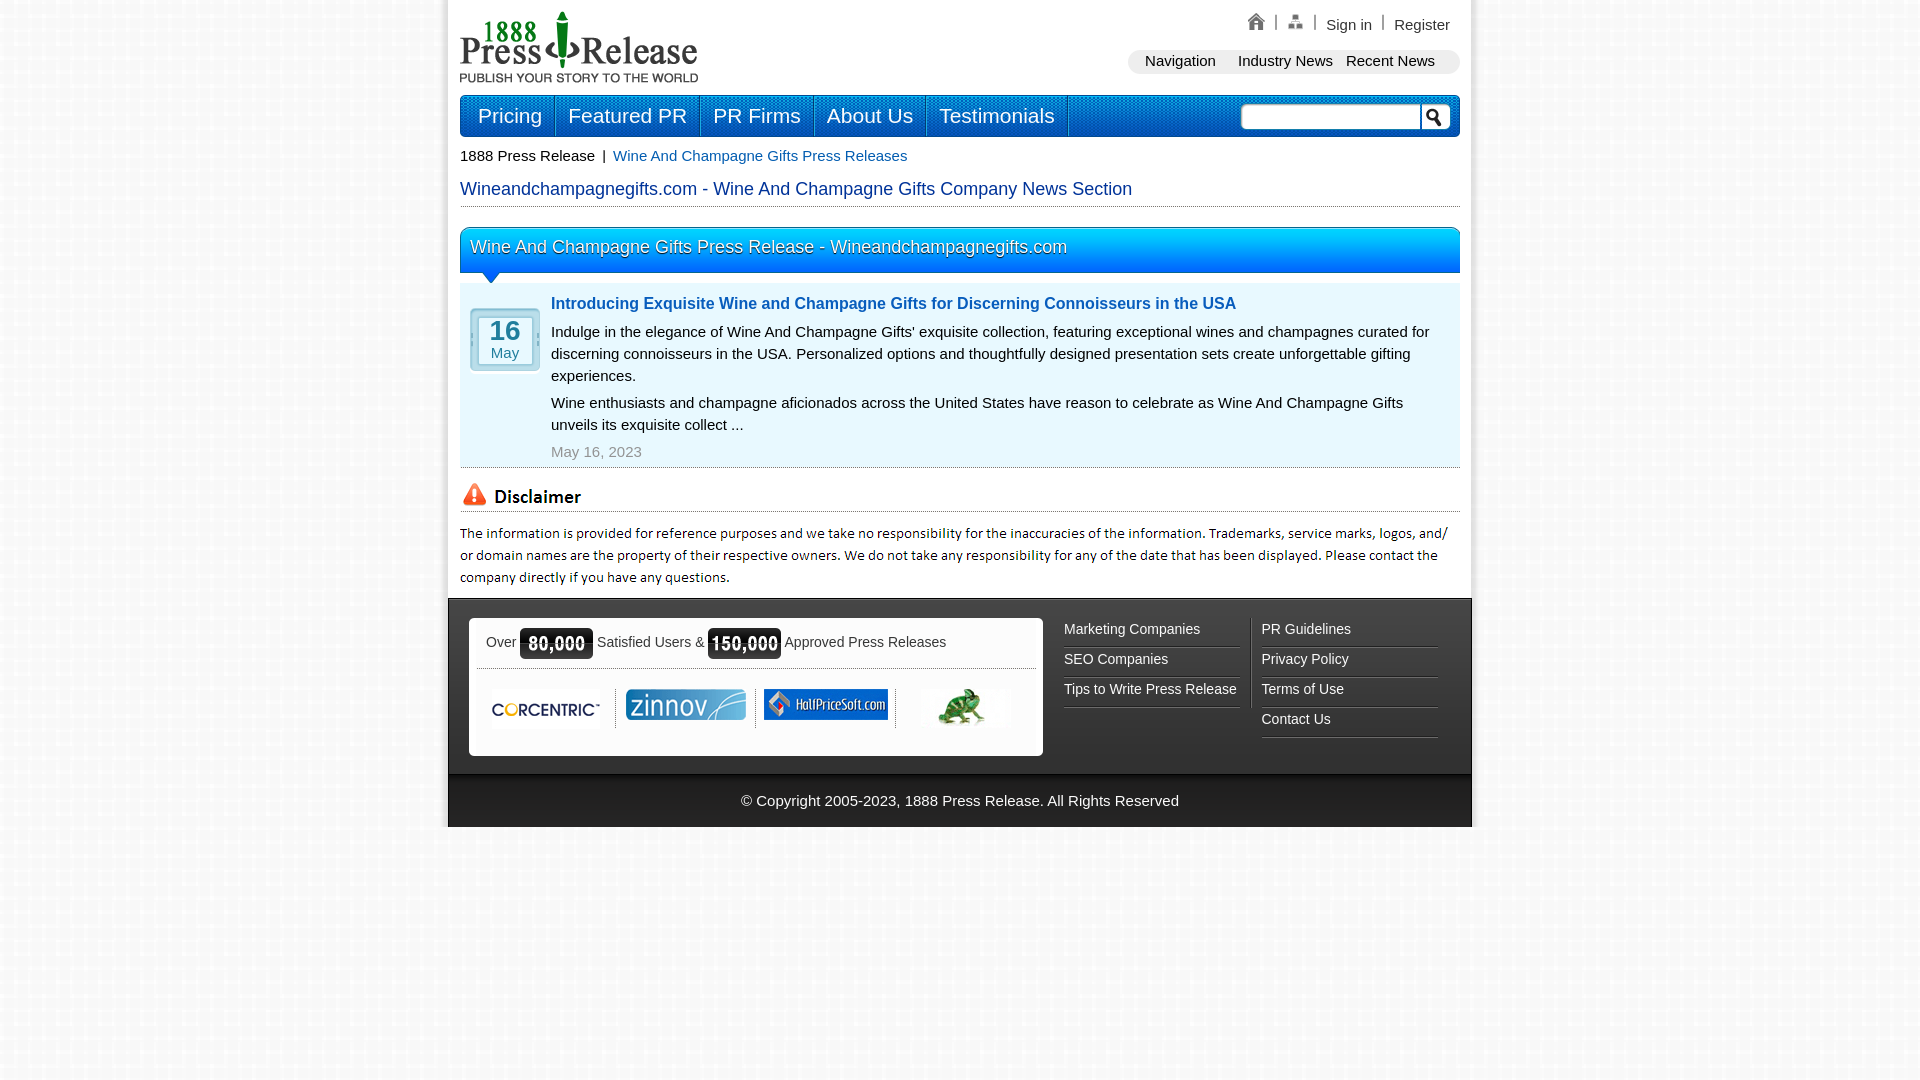 This screenshot has height=1080, width=1920. What do you see at coordinates (1349, 692) in the screenshot?
I see `'Terms of Use'` at bounding box center [1349, 692].